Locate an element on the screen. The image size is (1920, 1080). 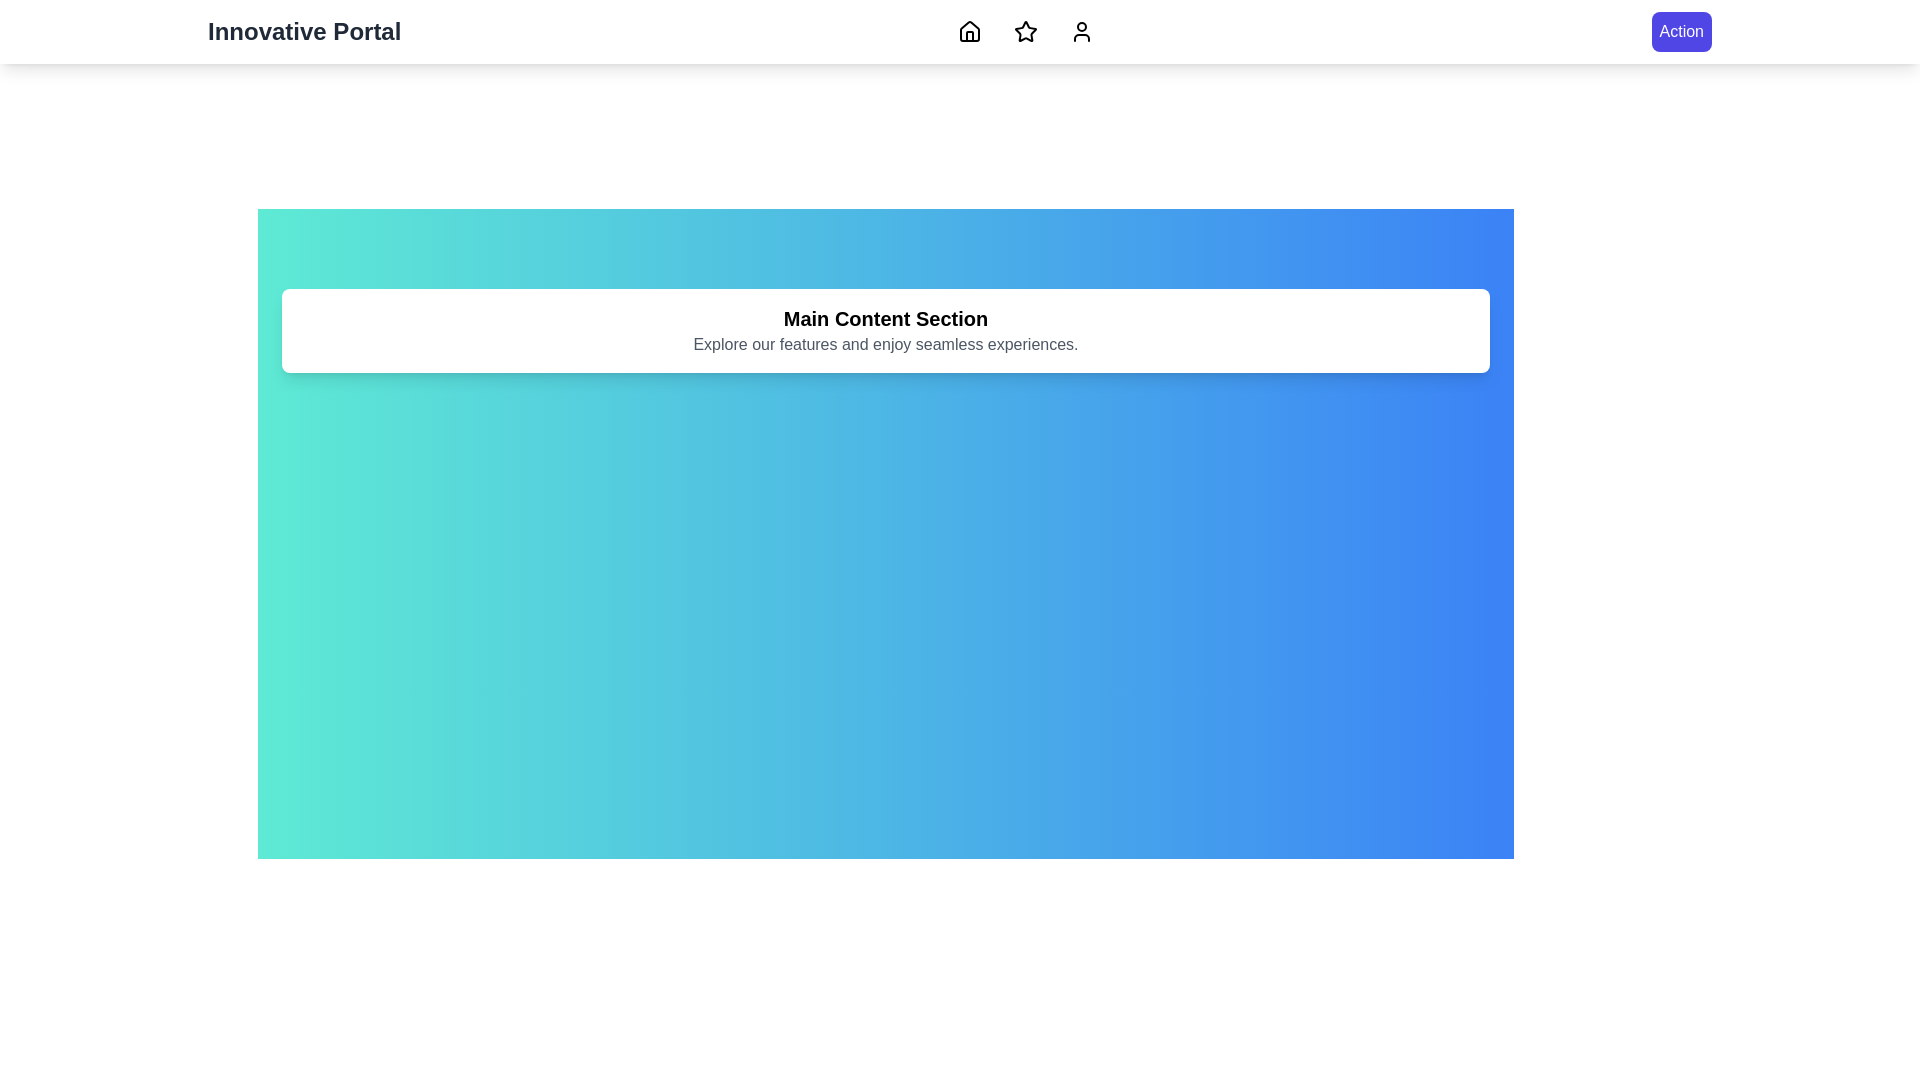
the navigation button corresponding to User is located at coordinates (1081, 31).